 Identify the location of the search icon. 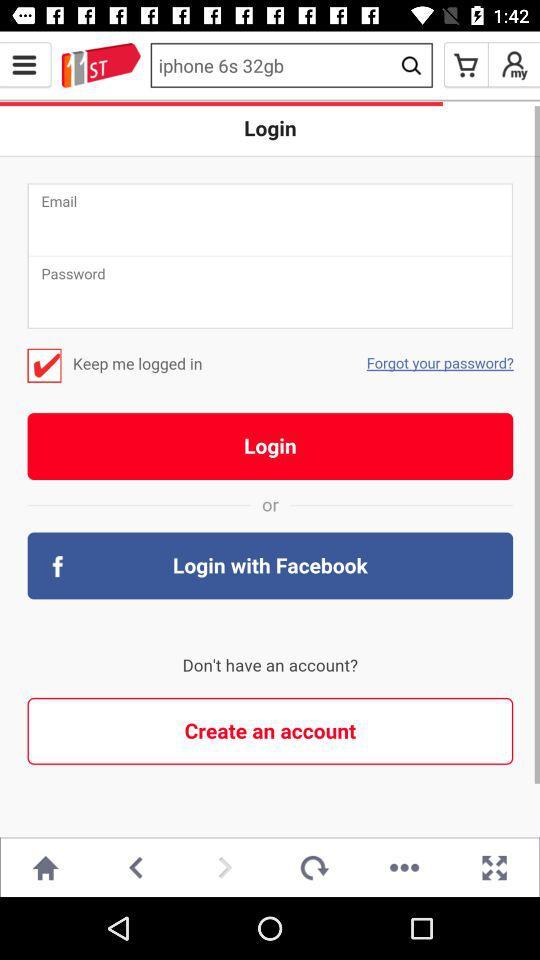
(410, 65).